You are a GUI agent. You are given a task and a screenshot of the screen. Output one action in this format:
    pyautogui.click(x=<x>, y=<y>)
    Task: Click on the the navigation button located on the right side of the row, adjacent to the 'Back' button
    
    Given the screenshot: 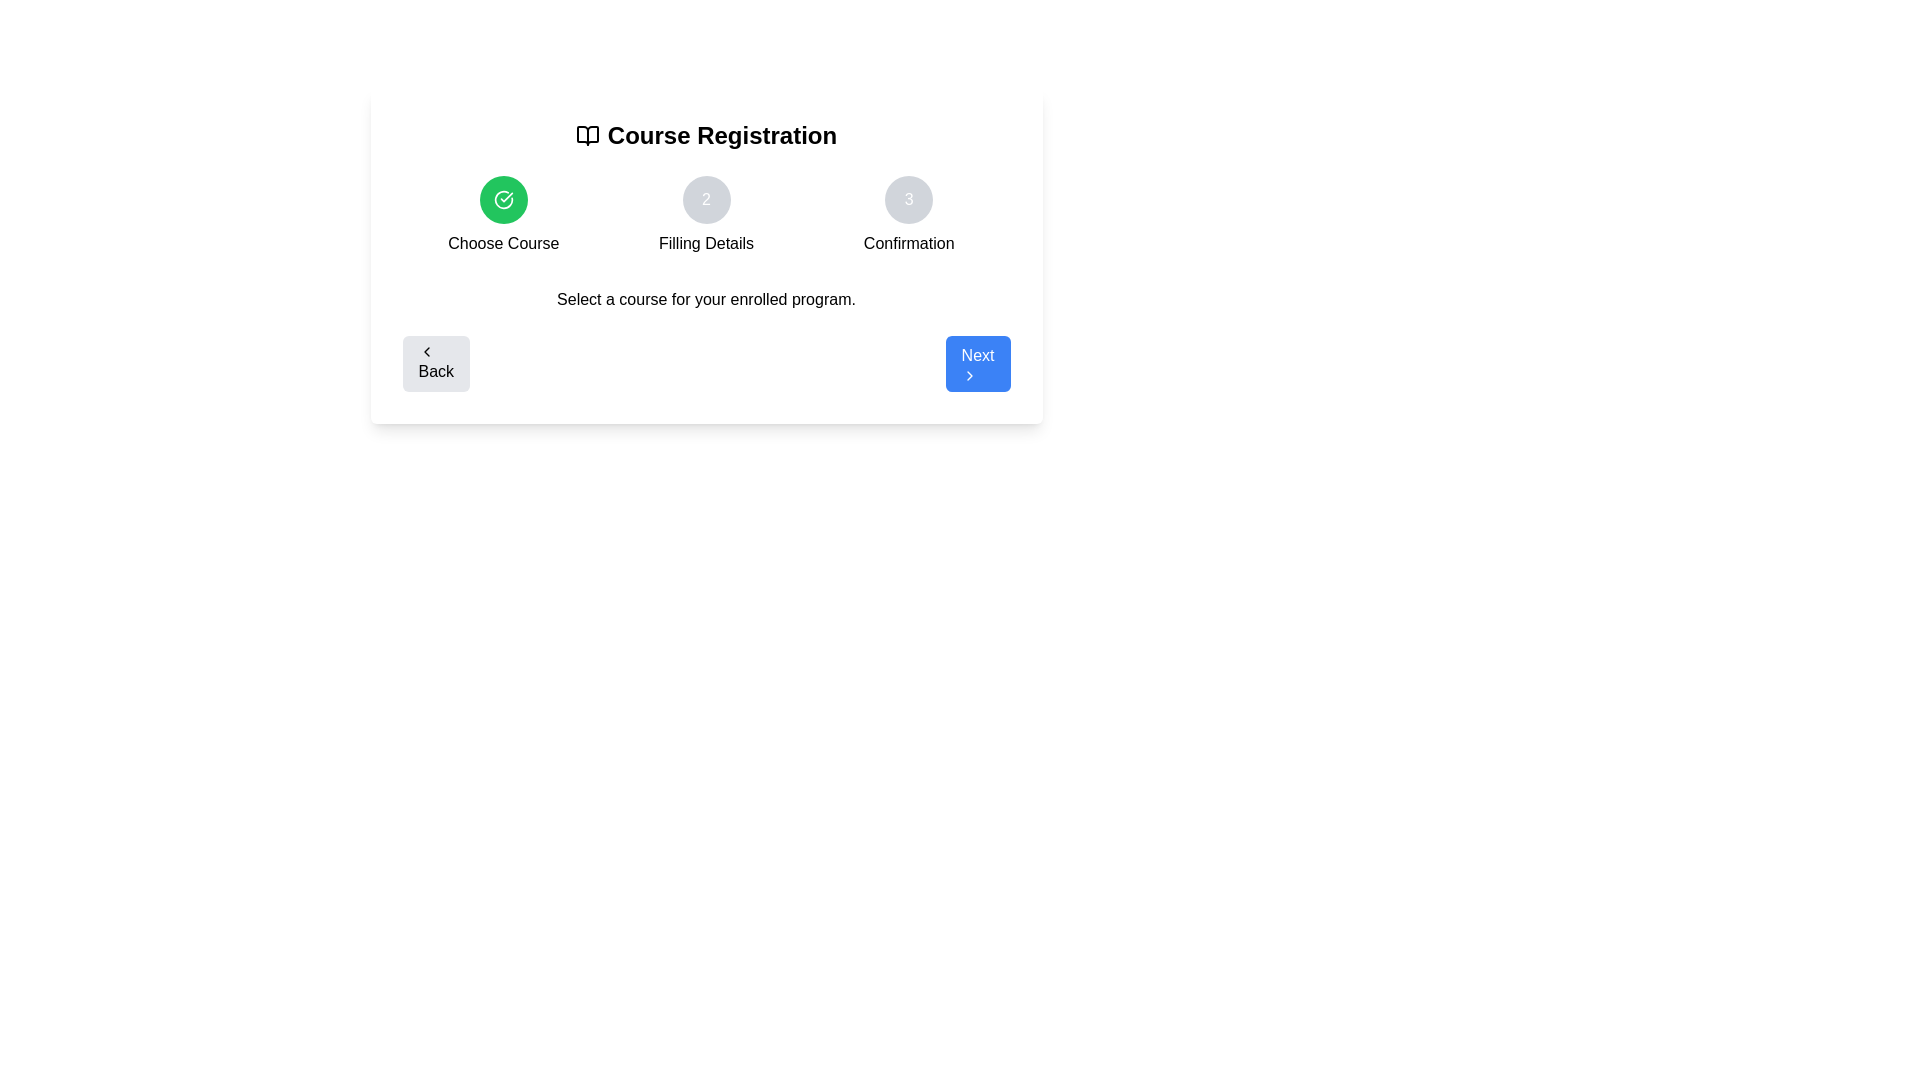 What is the action you would take?
    pyautogui.click(x=978, y=363)
    